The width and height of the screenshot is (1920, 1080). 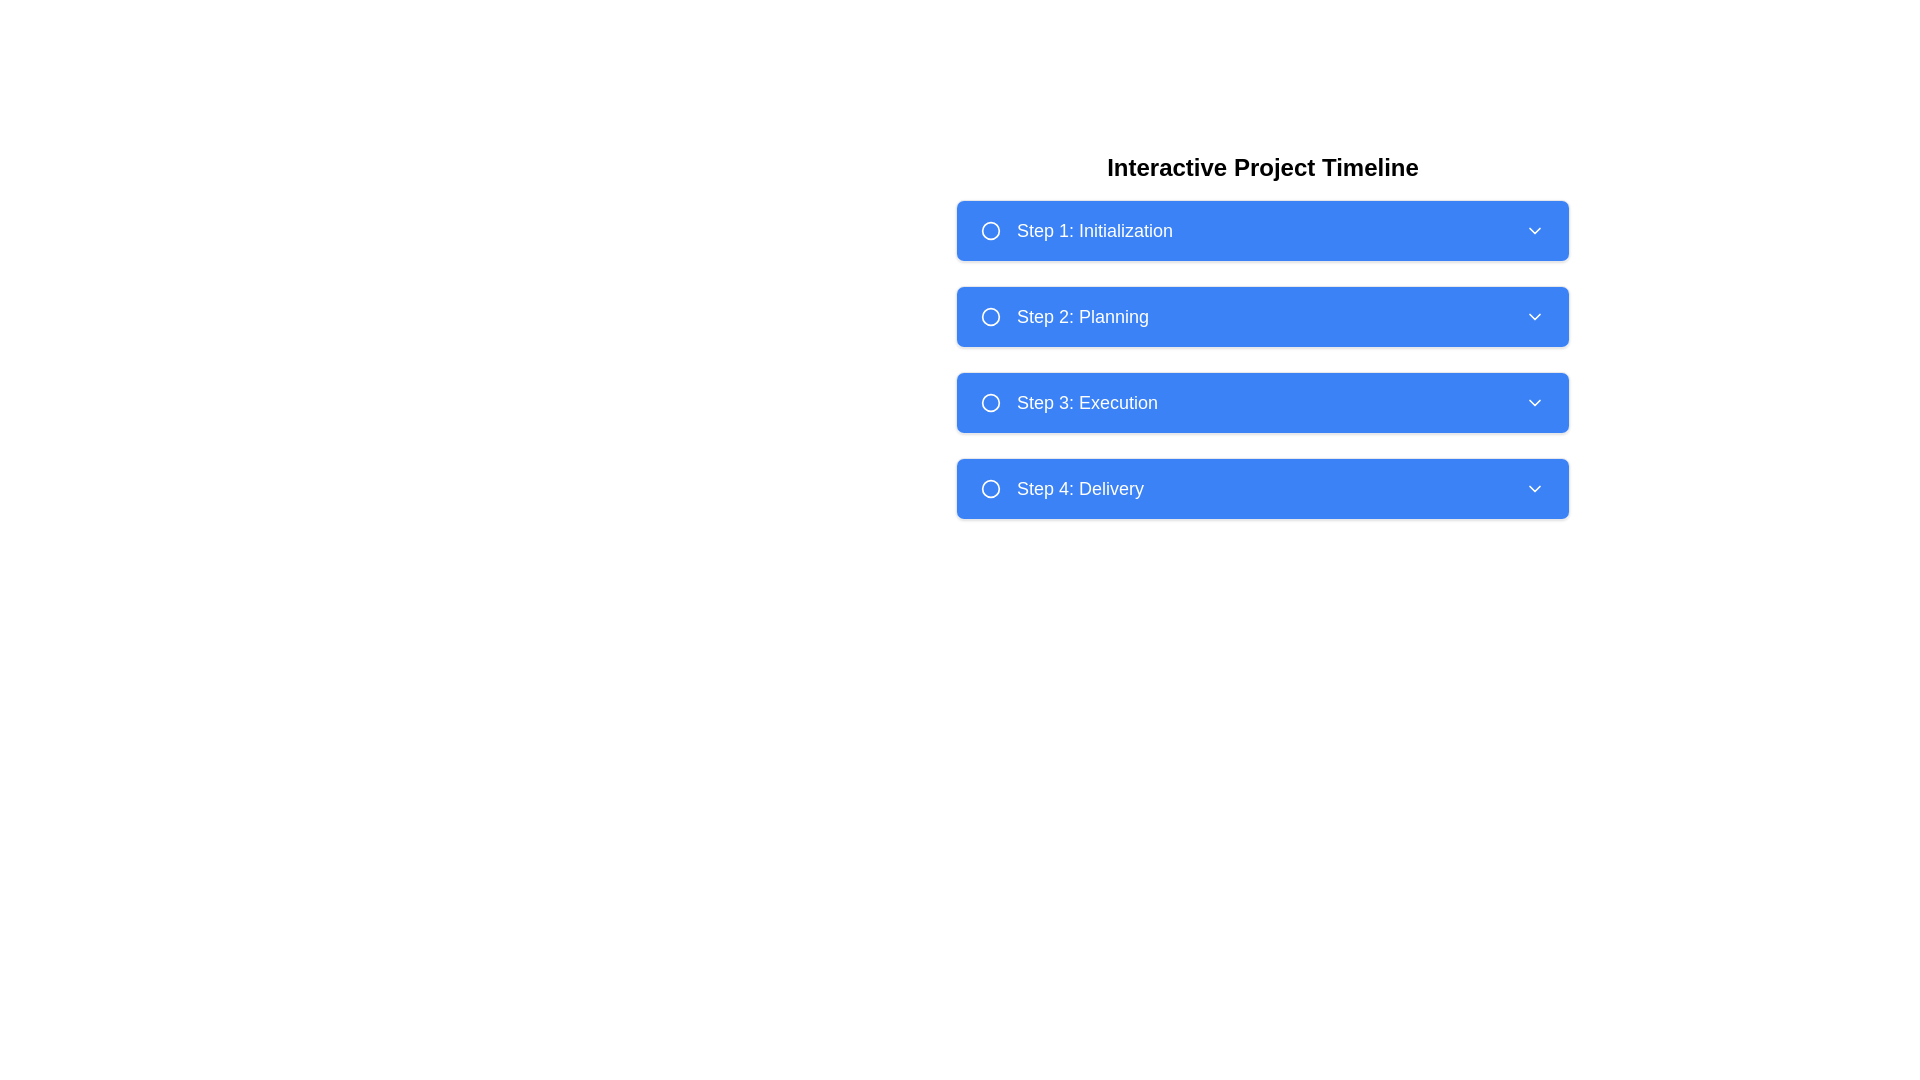 I want to click on the downward pointing chevron-shaped arrow icon, which is white against a blue background, located at the rightmost end of the 'Step 1: Initialization' section, so click(x=1534, y=230).